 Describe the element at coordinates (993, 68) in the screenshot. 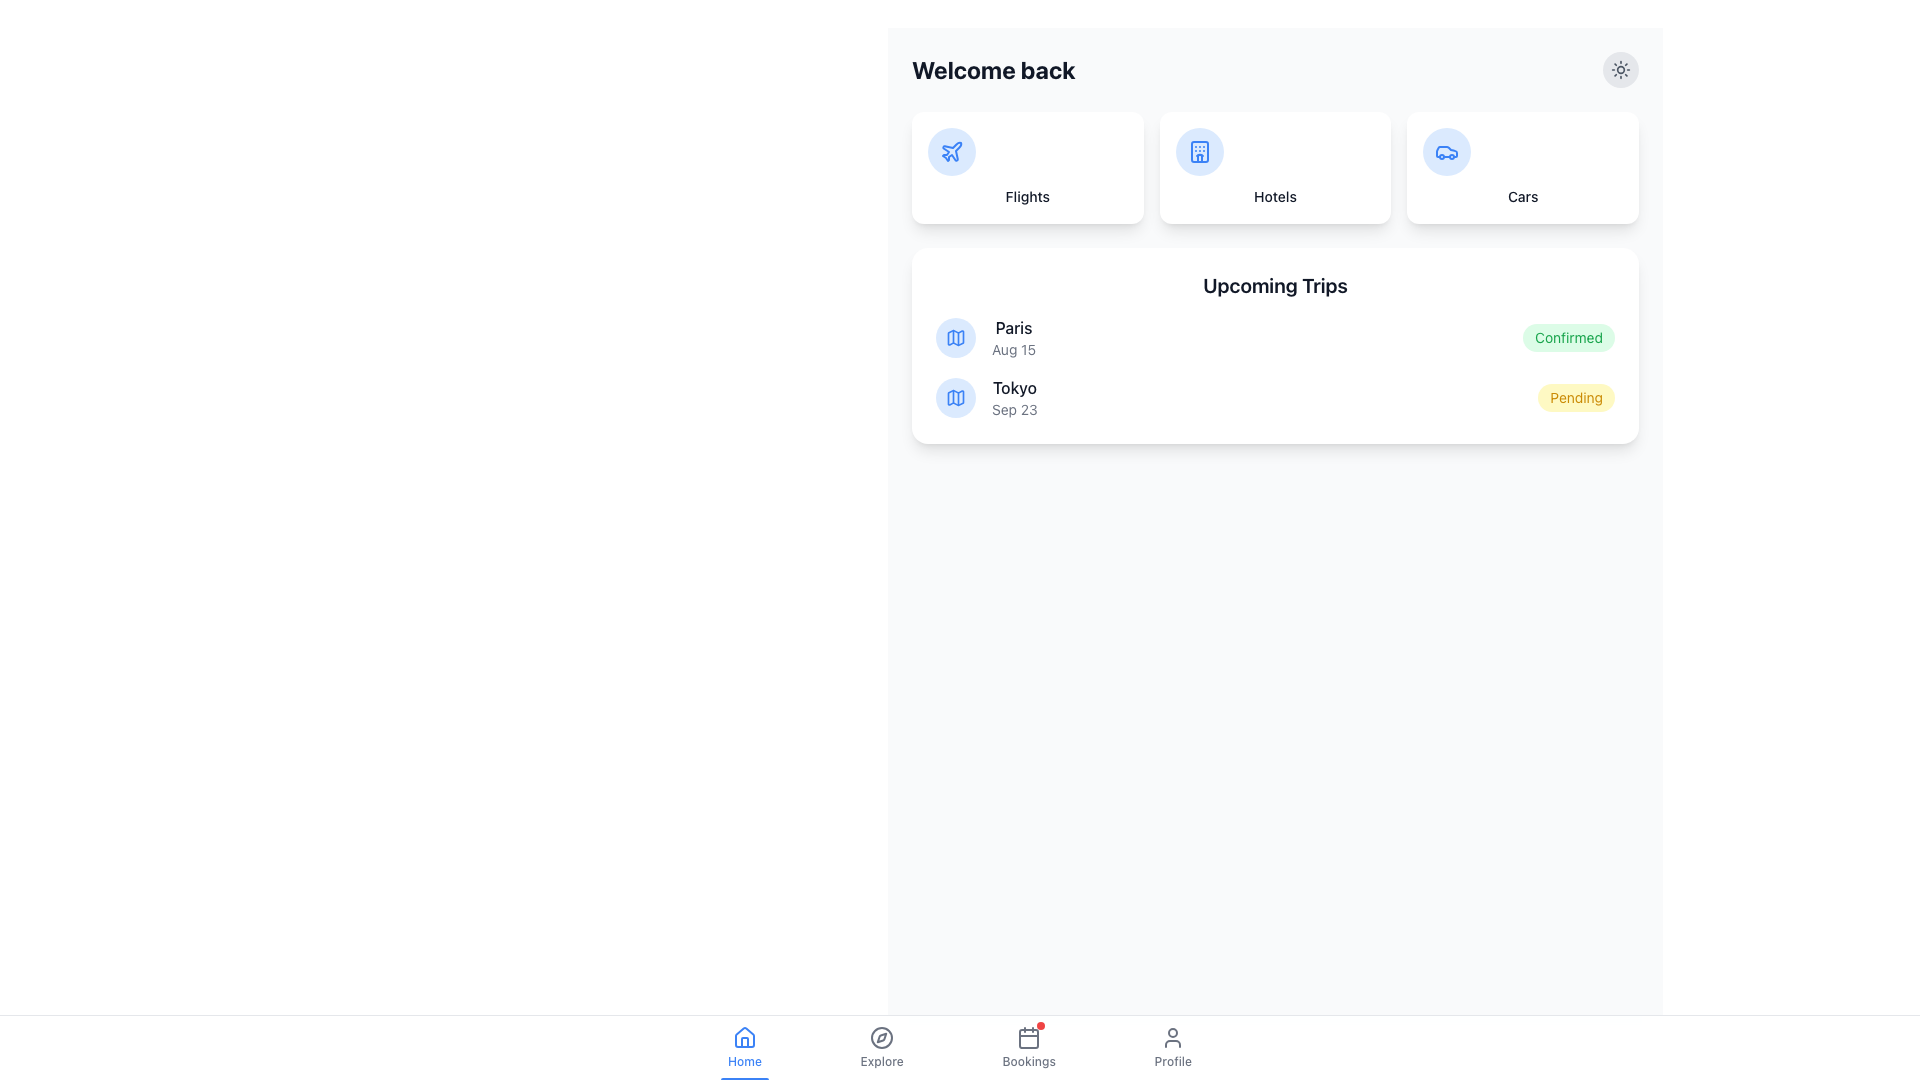

I see `the prominently displayed bold text element that says 'Welcome back', located near the top-left section of the interface` at that location.